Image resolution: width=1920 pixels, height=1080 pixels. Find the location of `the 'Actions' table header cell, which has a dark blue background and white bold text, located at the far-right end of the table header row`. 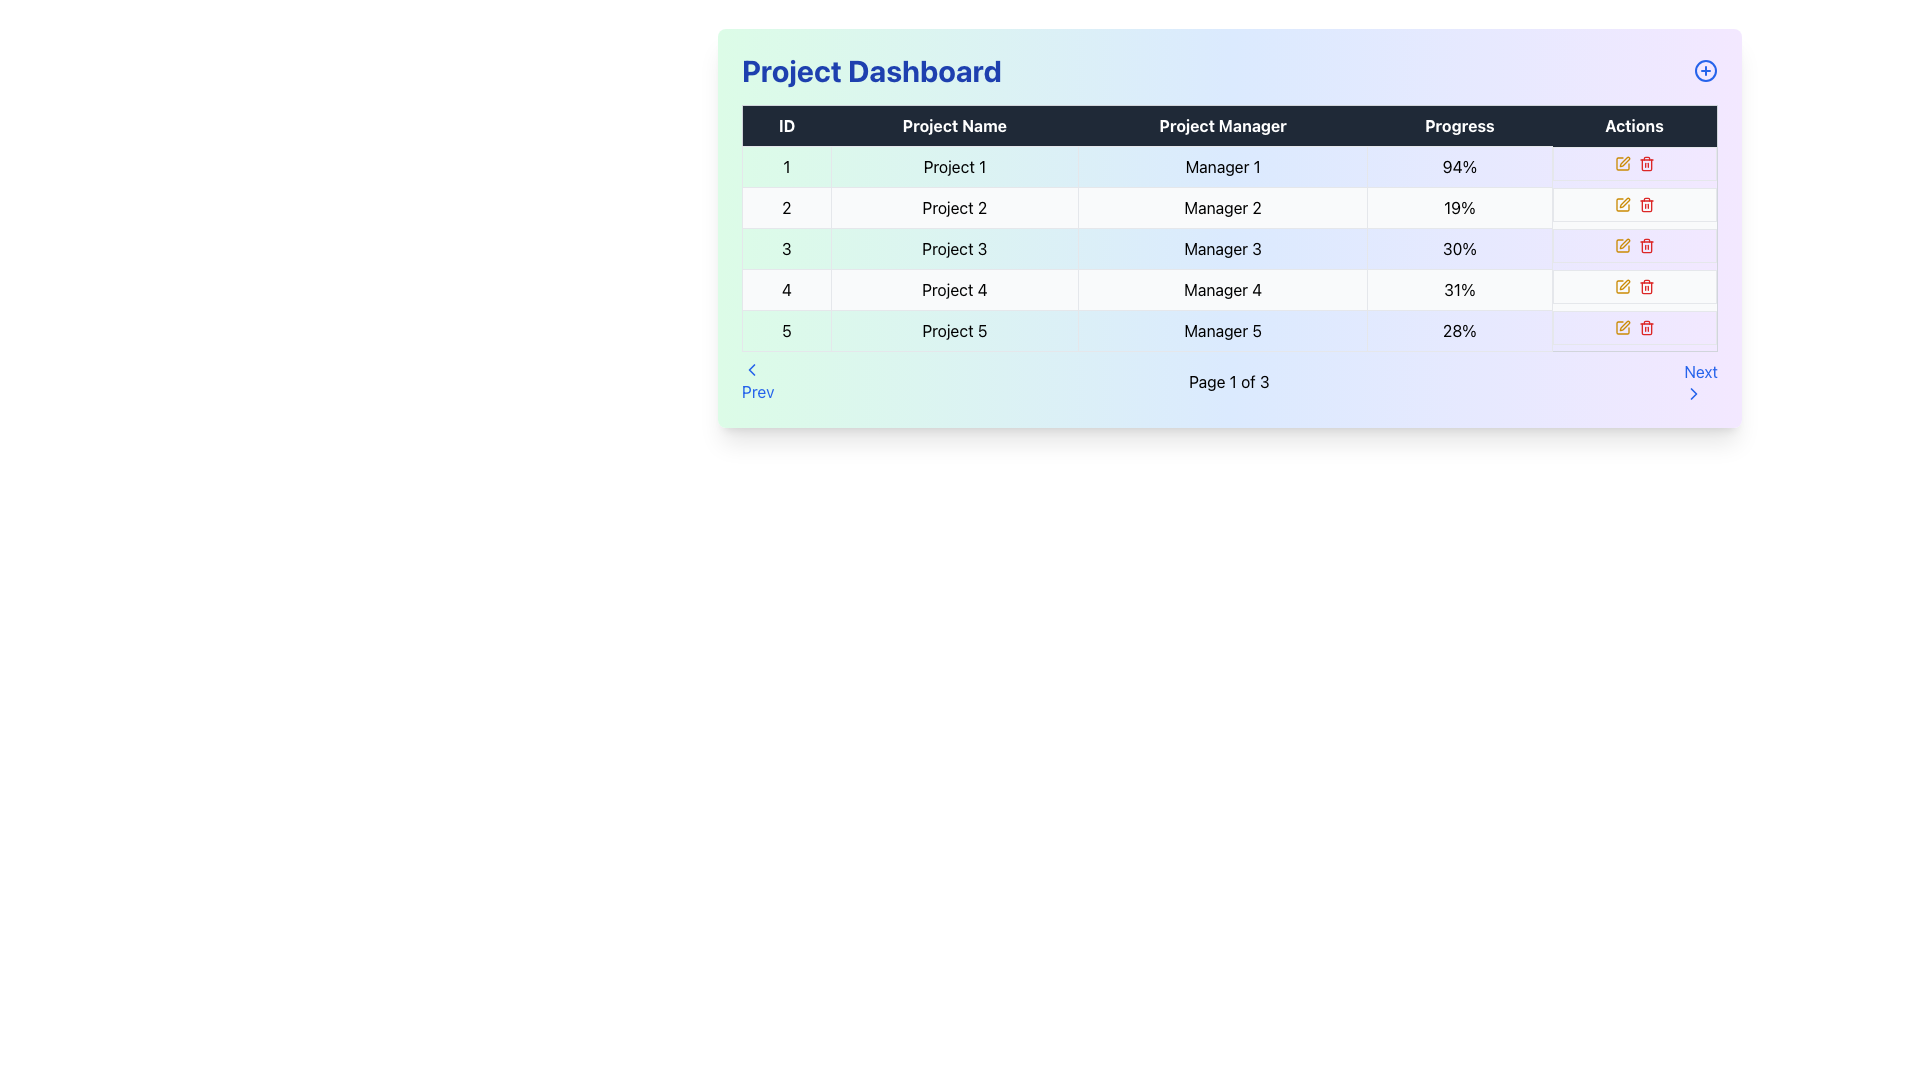

the 'Actions' table header cell, which has a dark blue background and white bold text, located at the far-right end of the table header row is located at coordinates (1634, 126).